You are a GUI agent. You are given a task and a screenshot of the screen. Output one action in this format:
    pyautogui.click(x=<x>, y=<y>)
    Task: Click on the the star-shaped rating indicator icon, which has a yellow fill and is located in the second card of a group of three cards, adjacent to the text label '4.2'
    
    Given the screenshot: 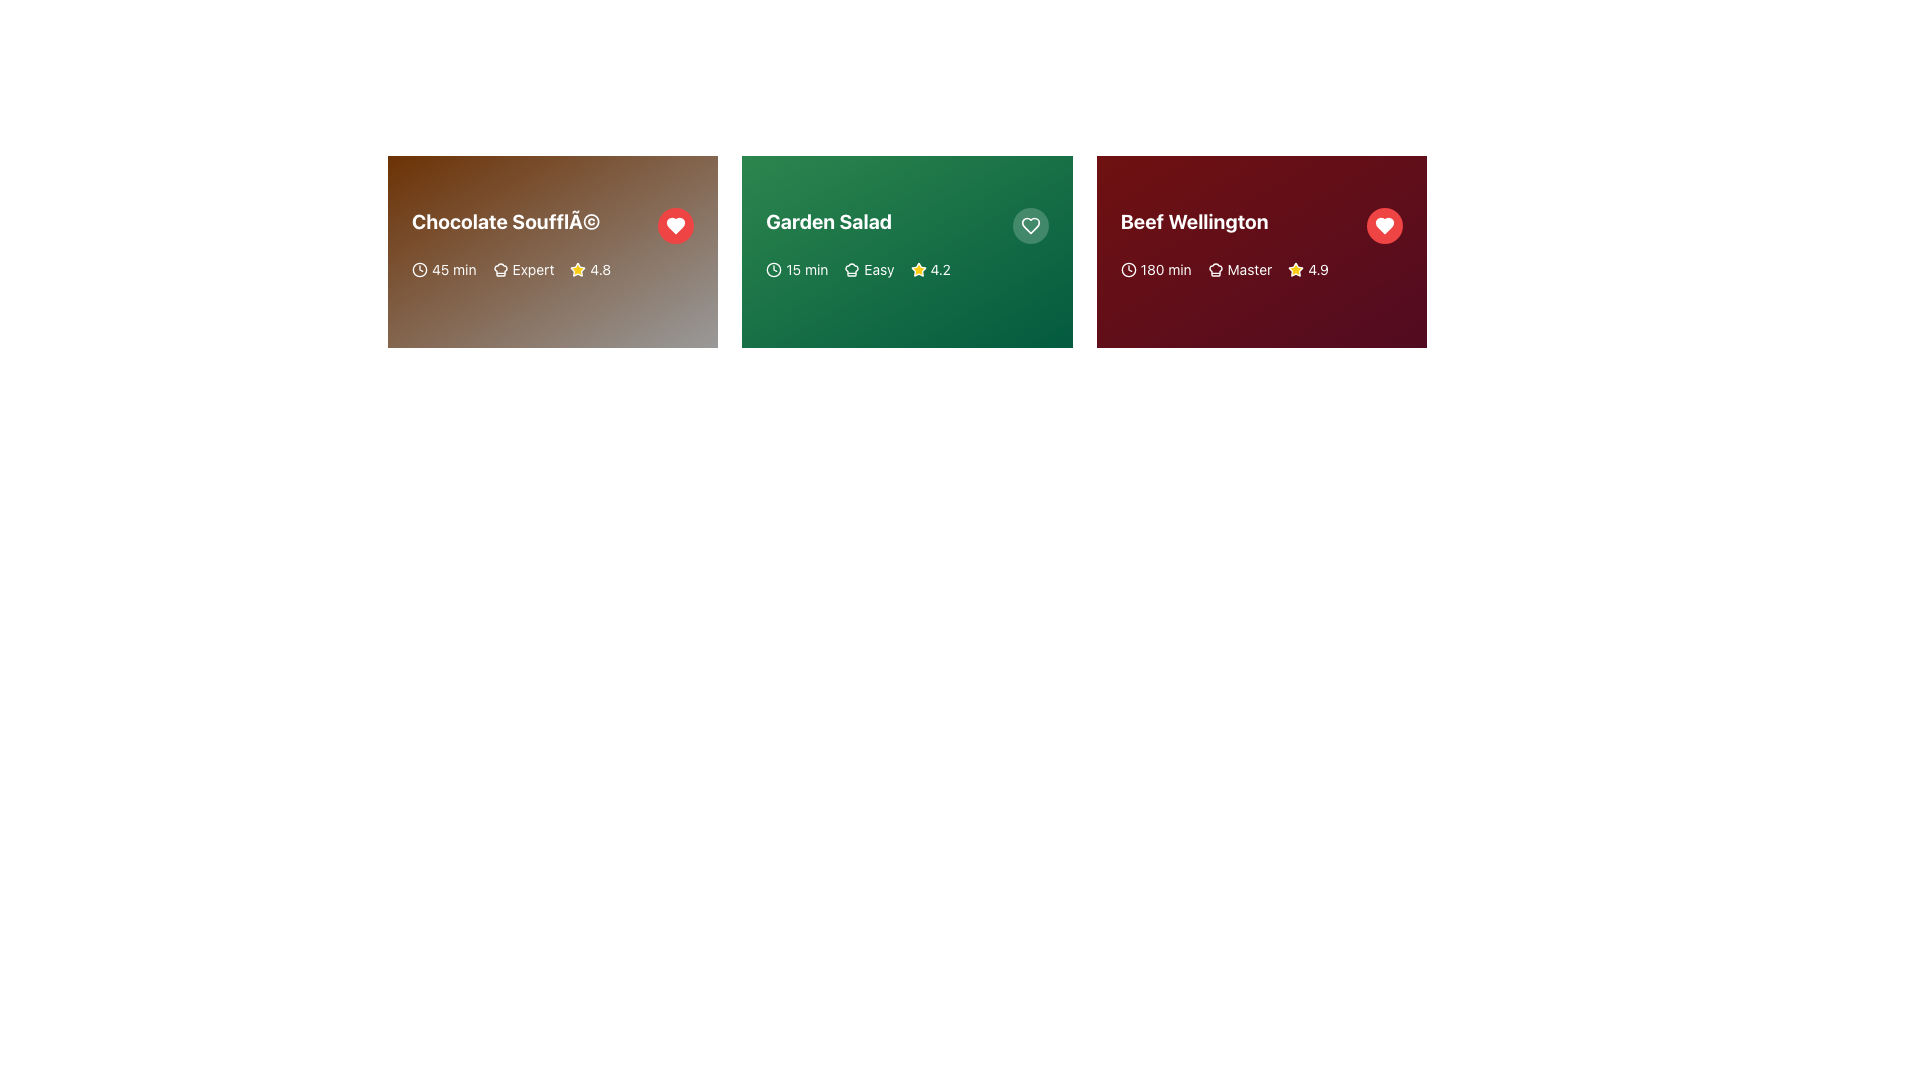 What is the action you would take?
    pyautogui.click(x=917, y=270)
    